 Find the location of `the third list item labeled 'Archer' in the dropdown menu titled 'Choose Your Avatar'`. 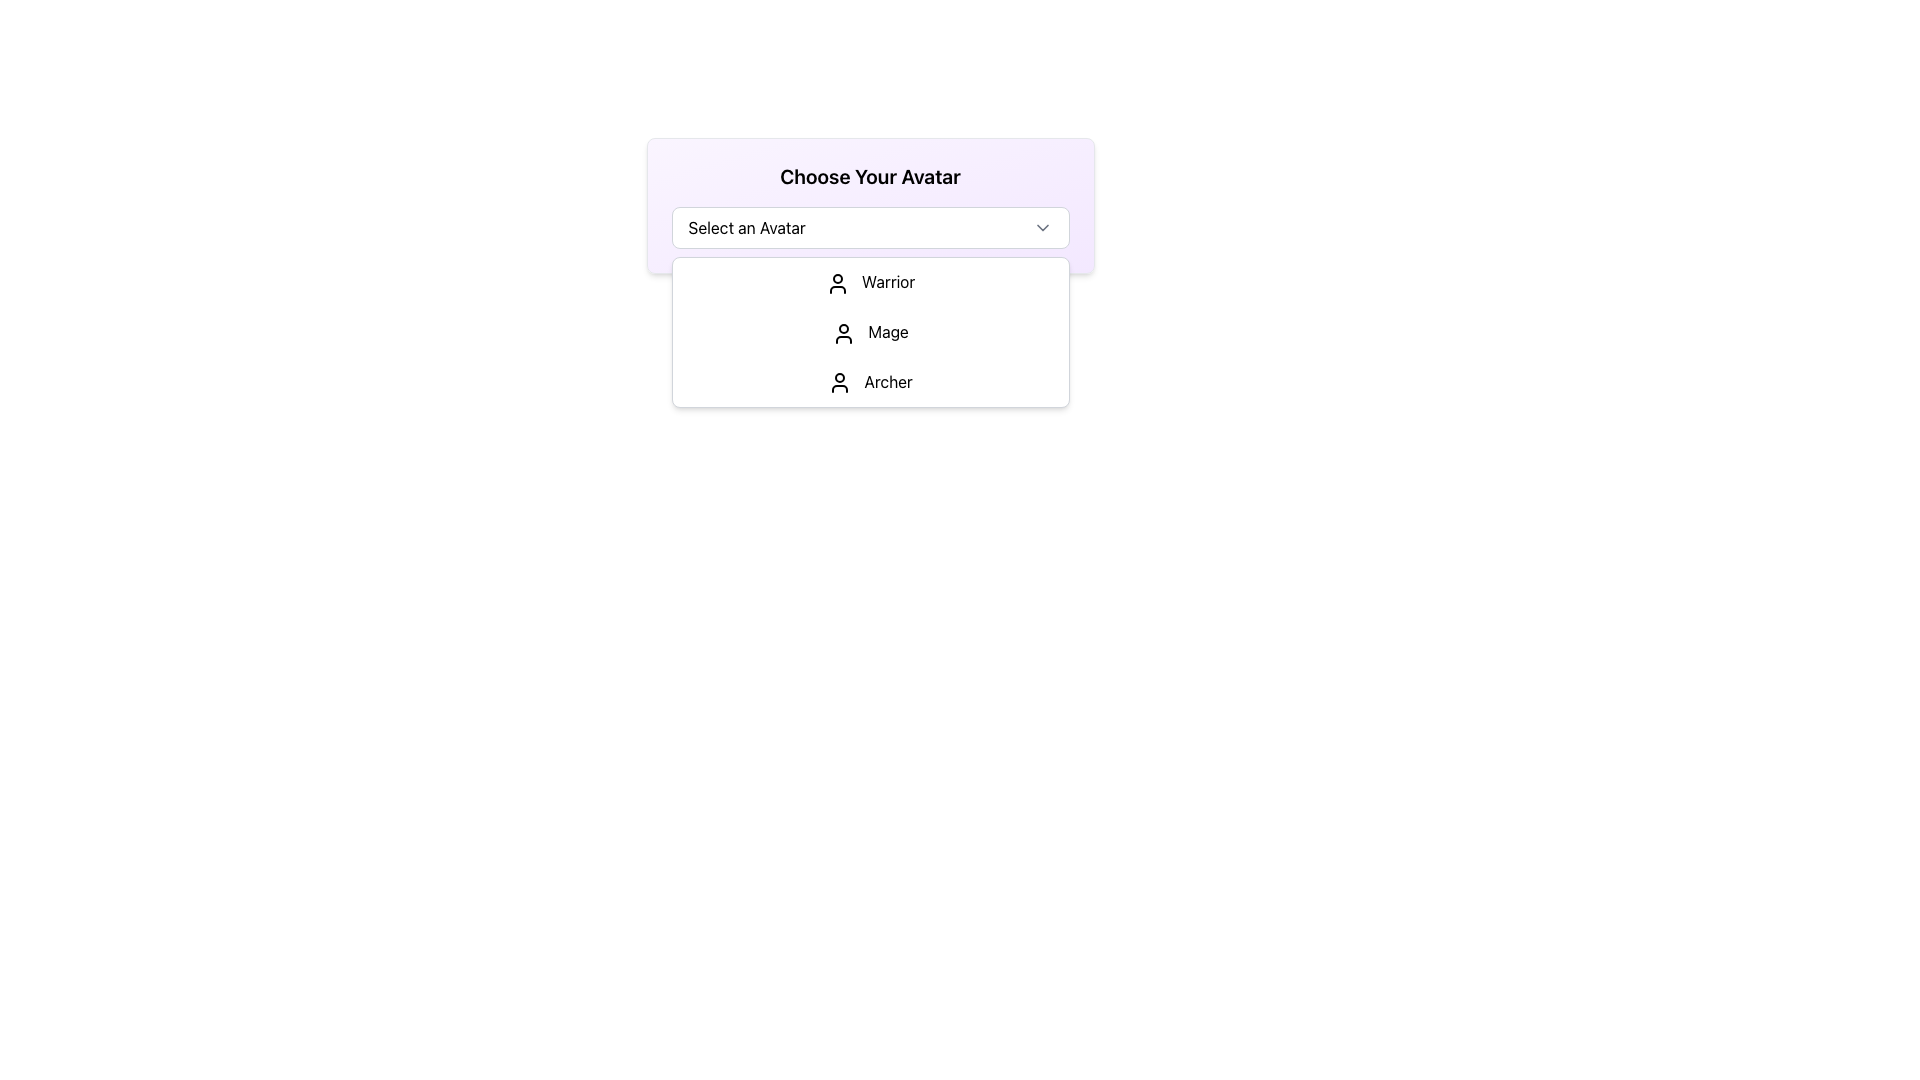

the third list item labeled 'Archer' in the dropdown menu titled 'Choose Your Avatar' is located at coordinates (870, 382).